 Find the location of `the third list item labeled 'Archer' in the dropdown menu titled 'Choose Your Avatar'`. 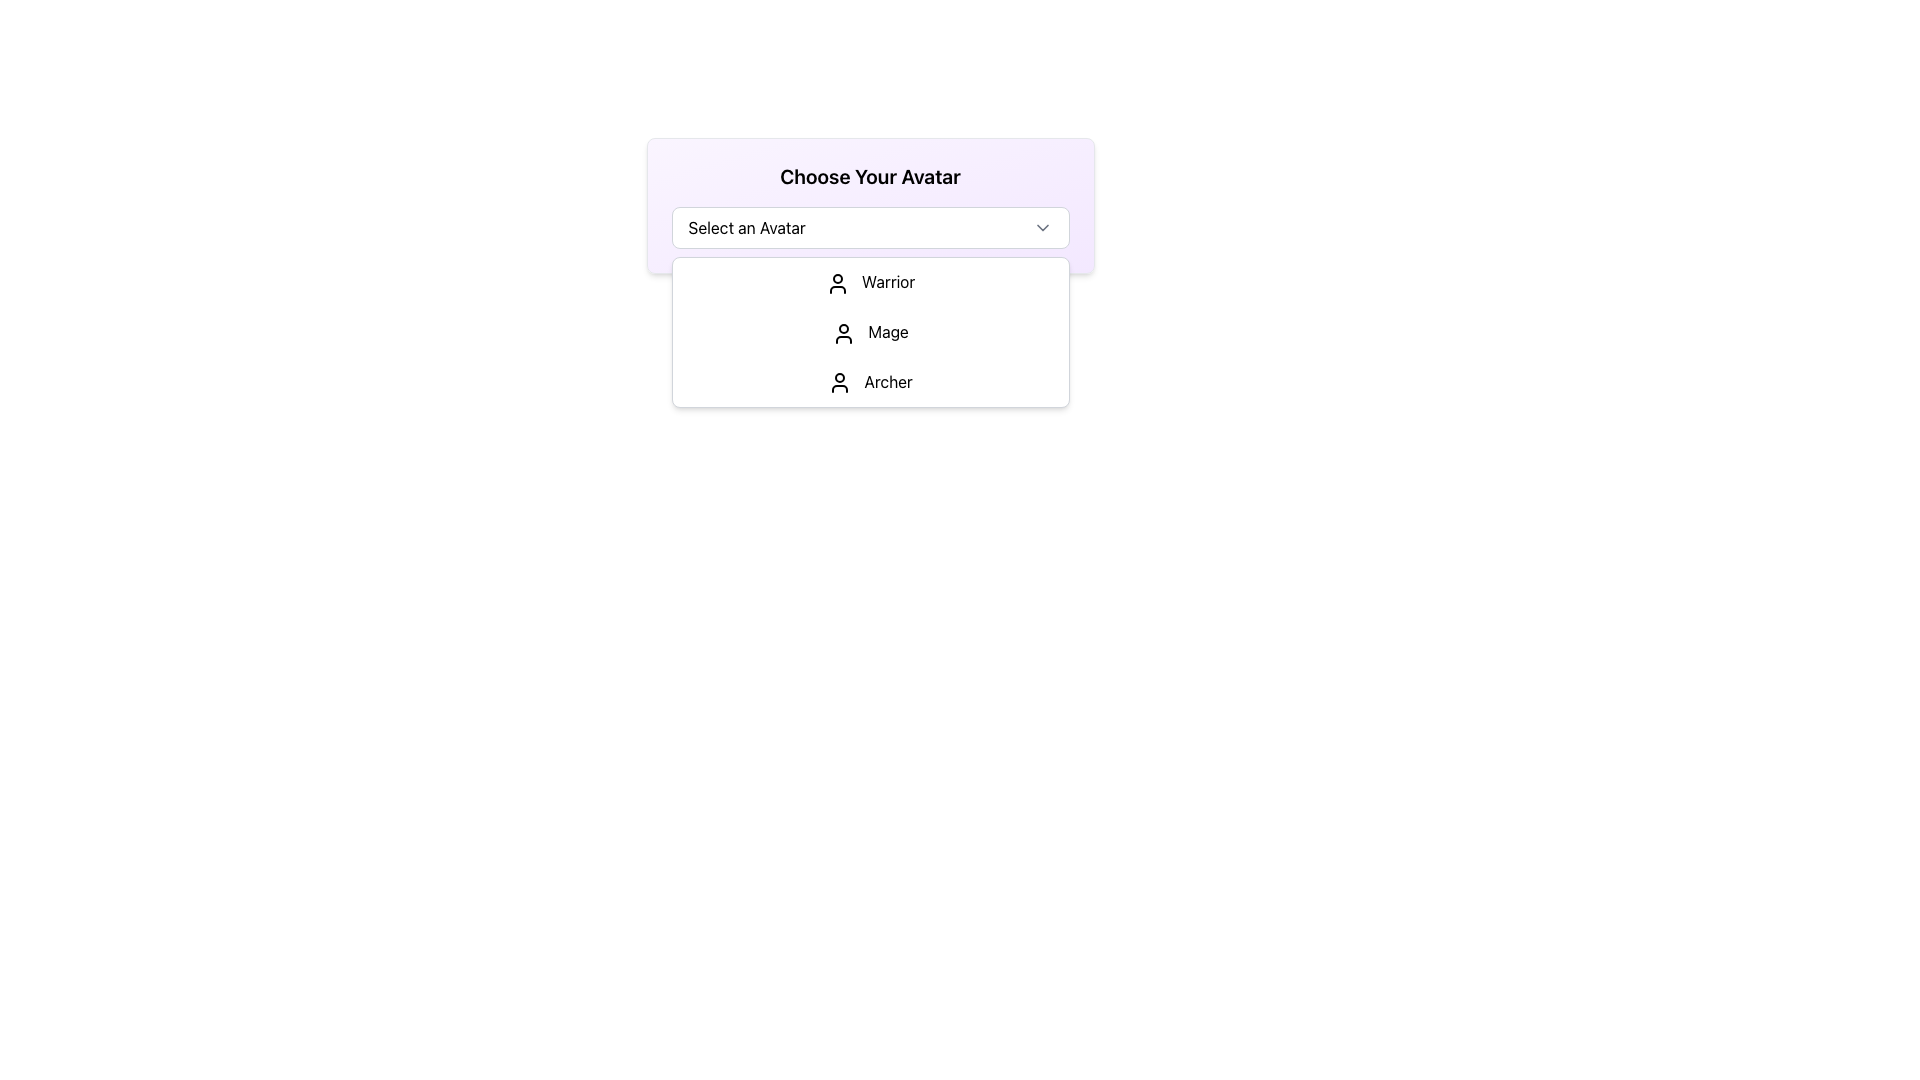

the third list item labeled 'Archer' in the dropdown menu titled 'Choose Your Avatar' is located at coordinates (870, 382).